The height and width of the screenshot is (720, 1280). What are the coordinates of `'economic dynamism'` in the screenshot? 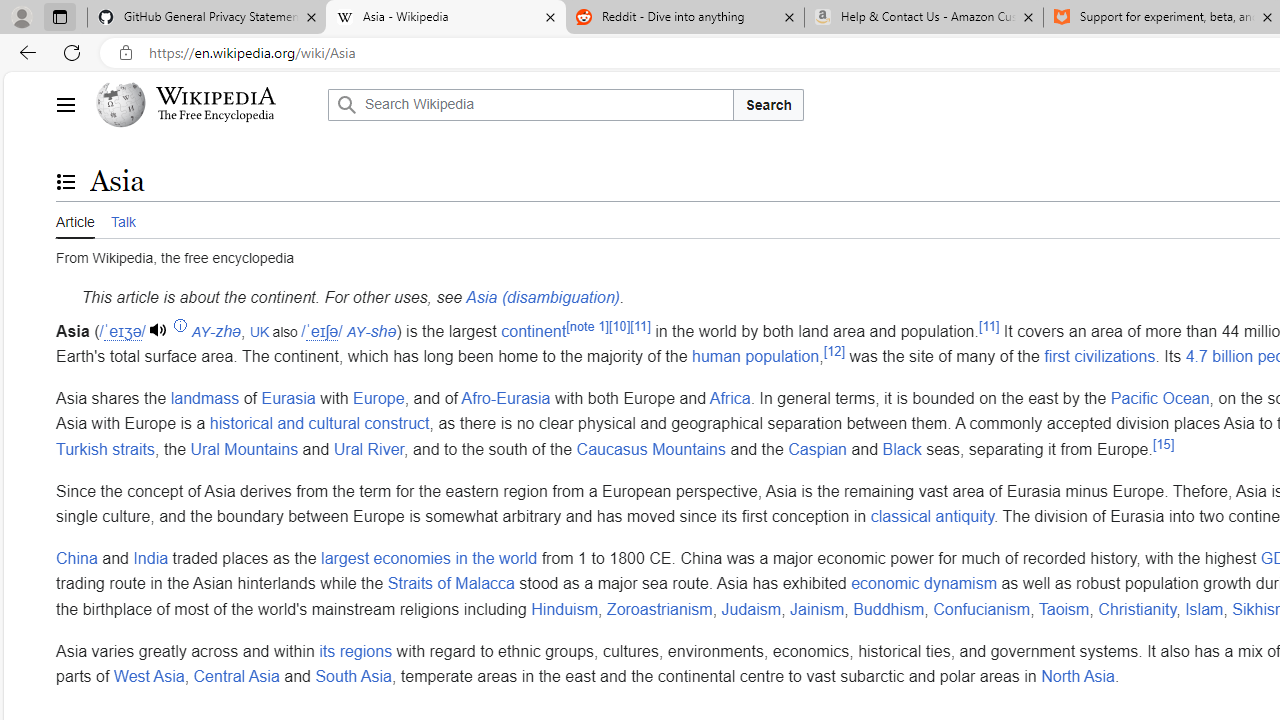 It's located at (923, 584).